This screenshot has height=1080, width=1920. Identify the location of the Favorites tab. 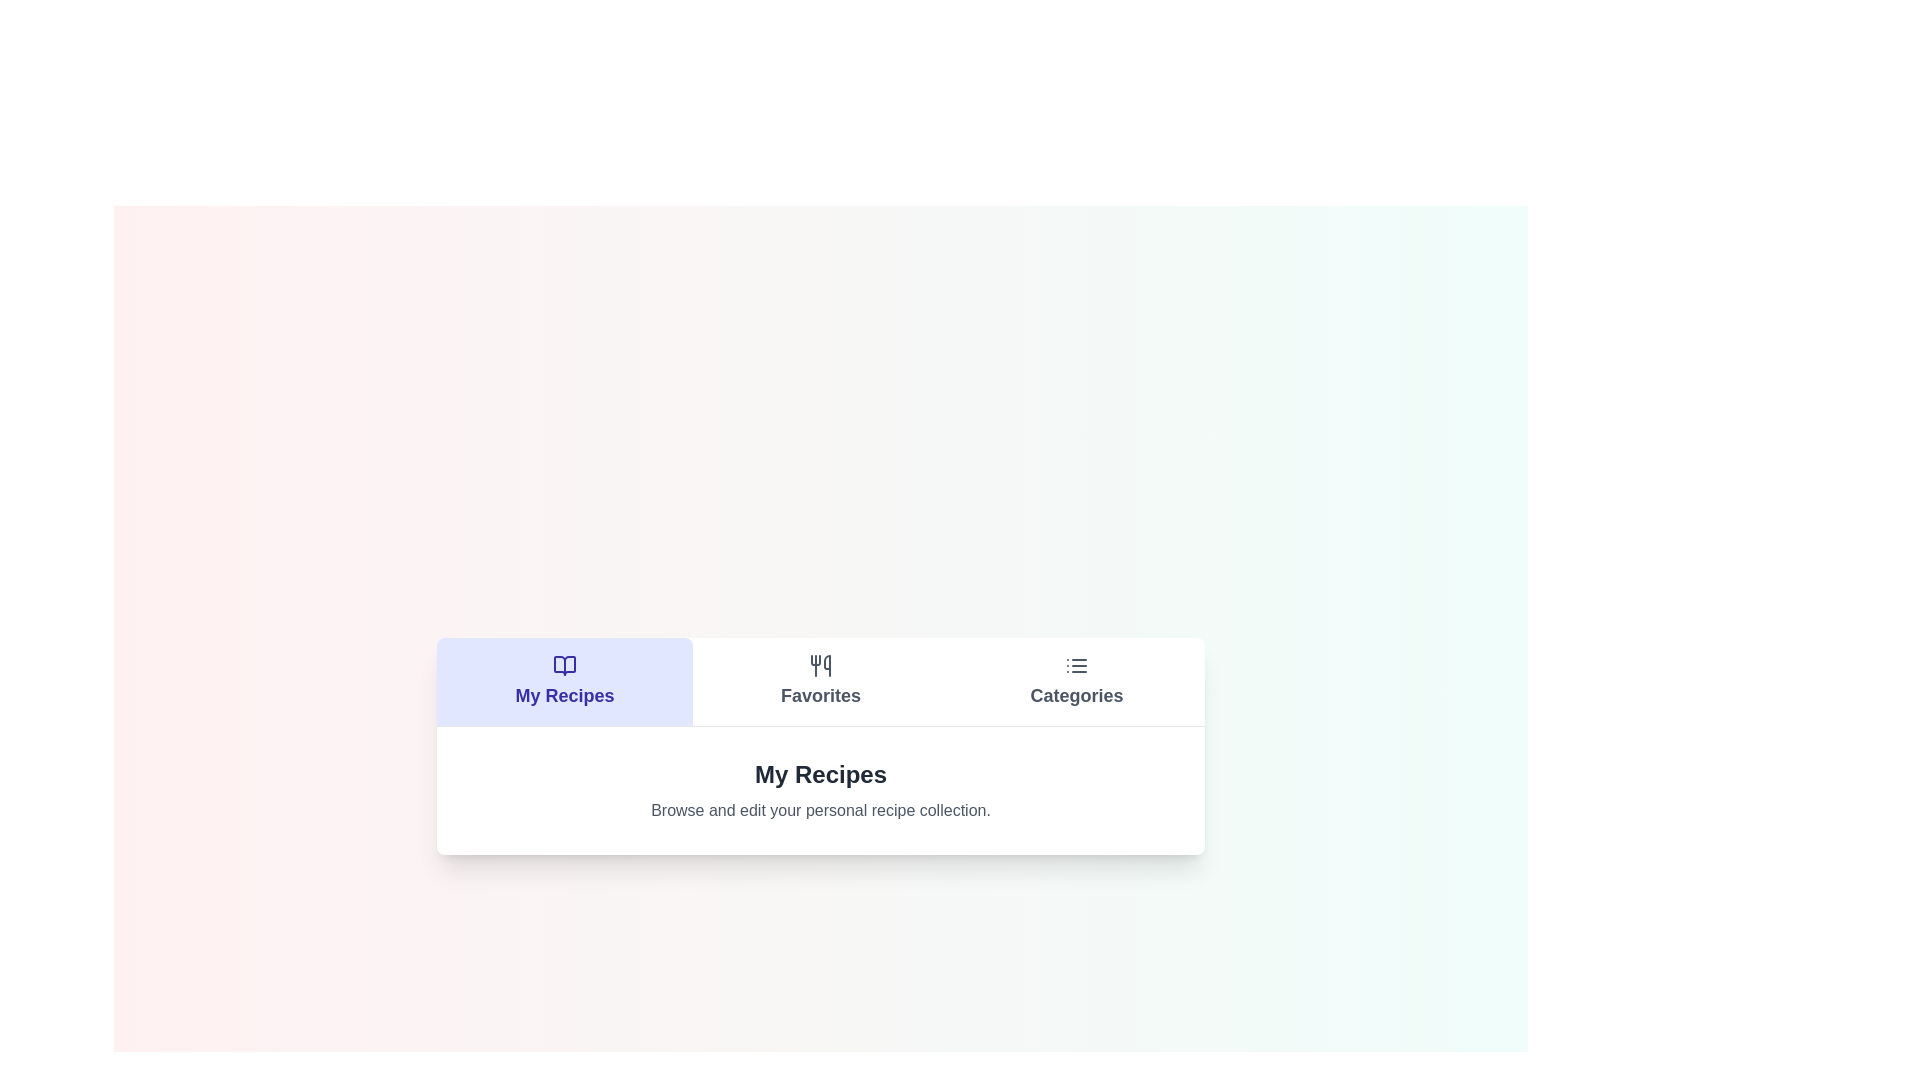
(820, 680).